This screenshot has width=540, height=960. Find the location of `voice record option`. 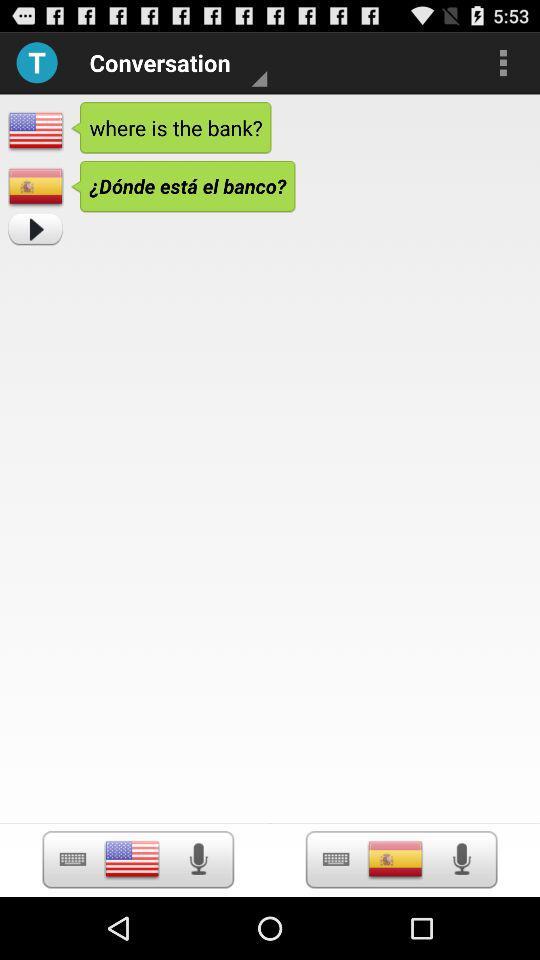

voice record option is located at coordinates (198, 858).